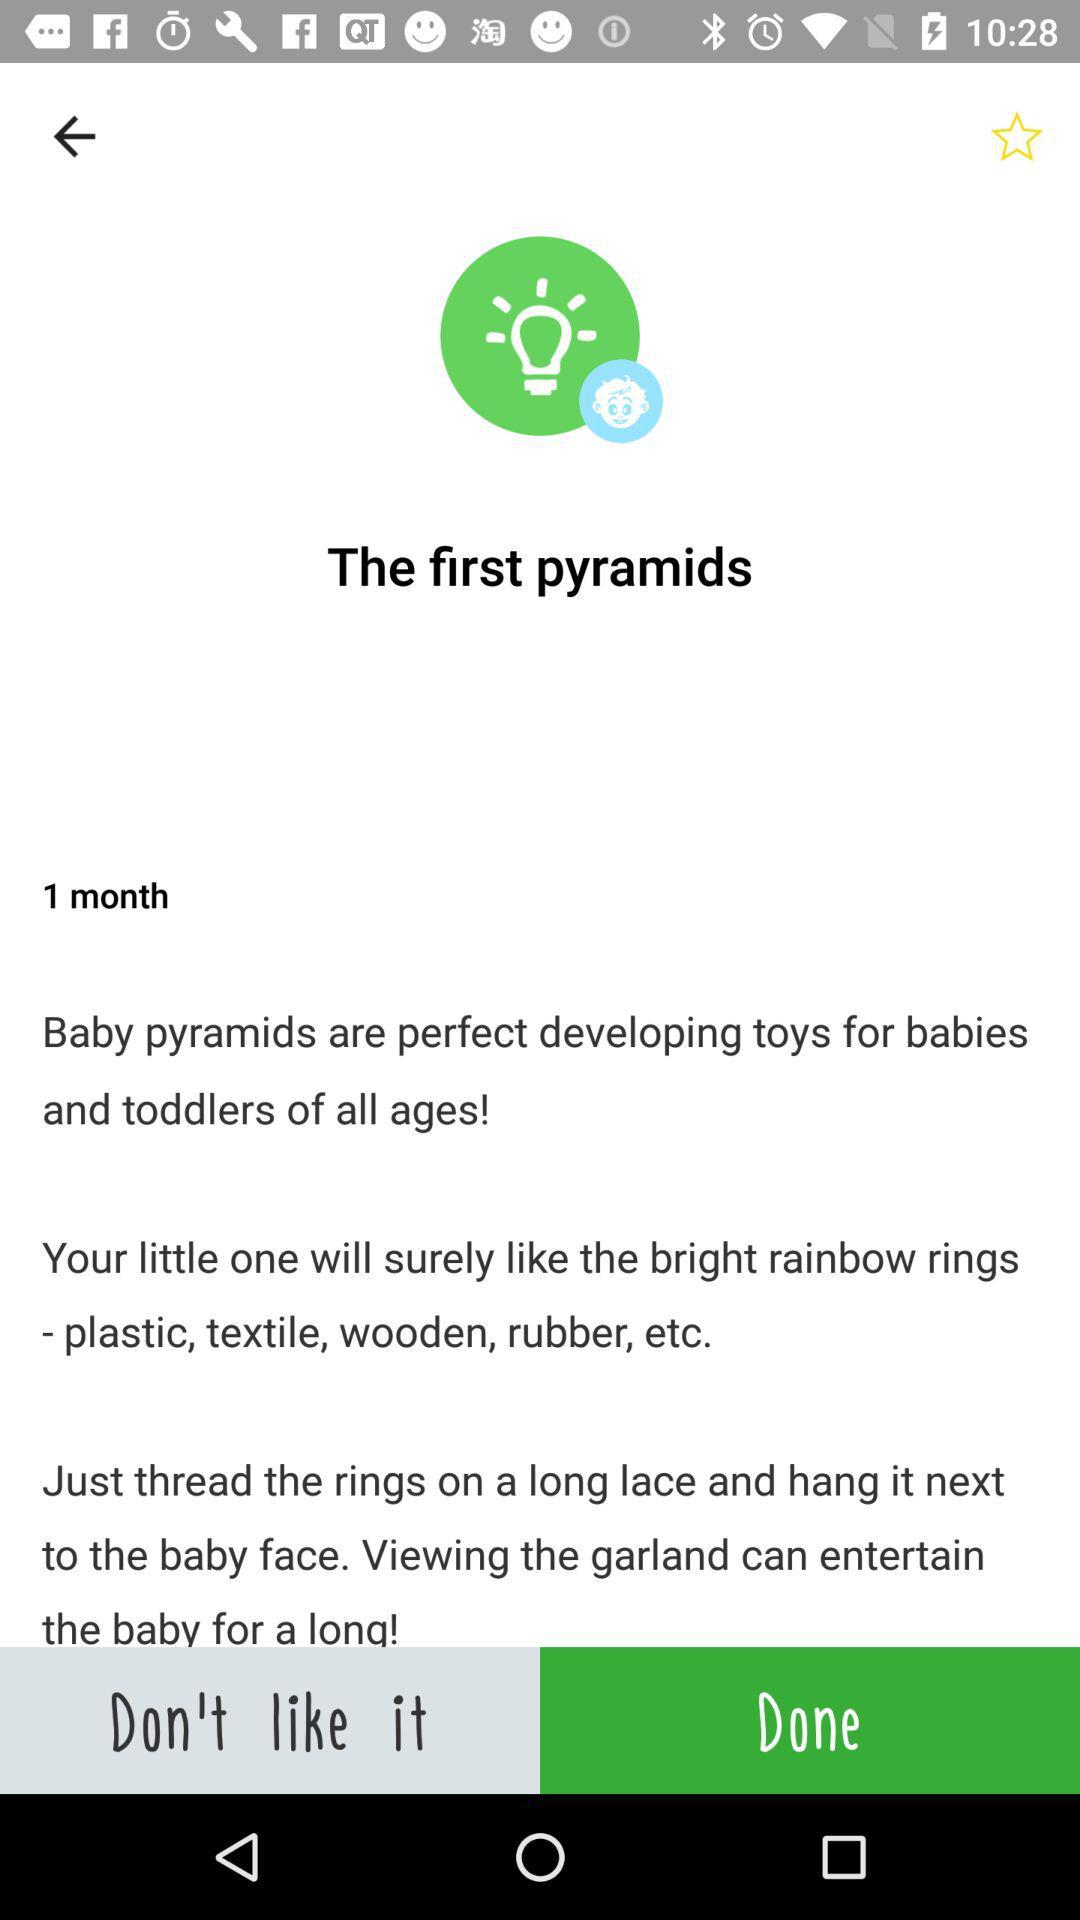 The width and height of the screenshot is (1080, 1920). Describe the element at coordinates (1017, 135) in the screenshot. I see `to favorites` at that location.